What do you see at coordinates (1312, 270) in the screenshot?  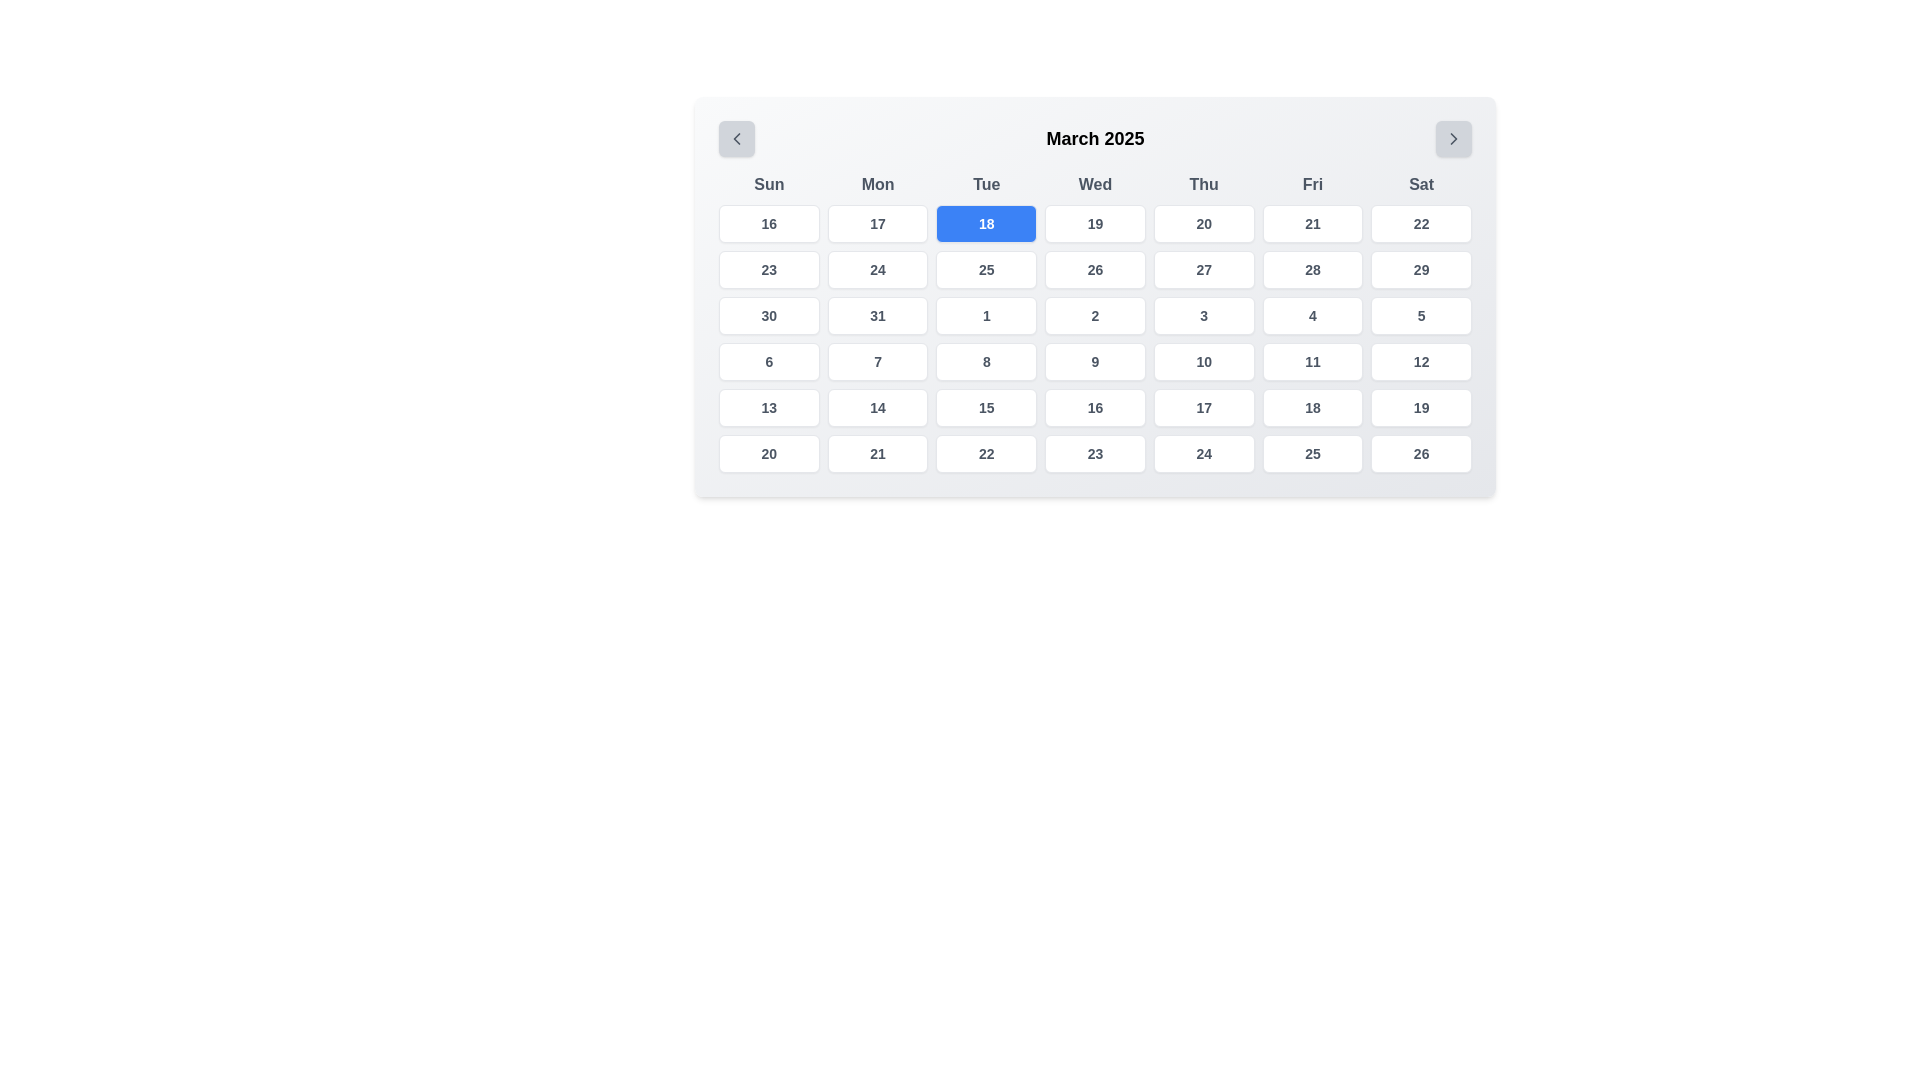 I see `the clickable box representing the calendar date for the 28th day, located under the 'Fri' column in the 4th row of the calendar grid` at bounding box center [1312, 270].